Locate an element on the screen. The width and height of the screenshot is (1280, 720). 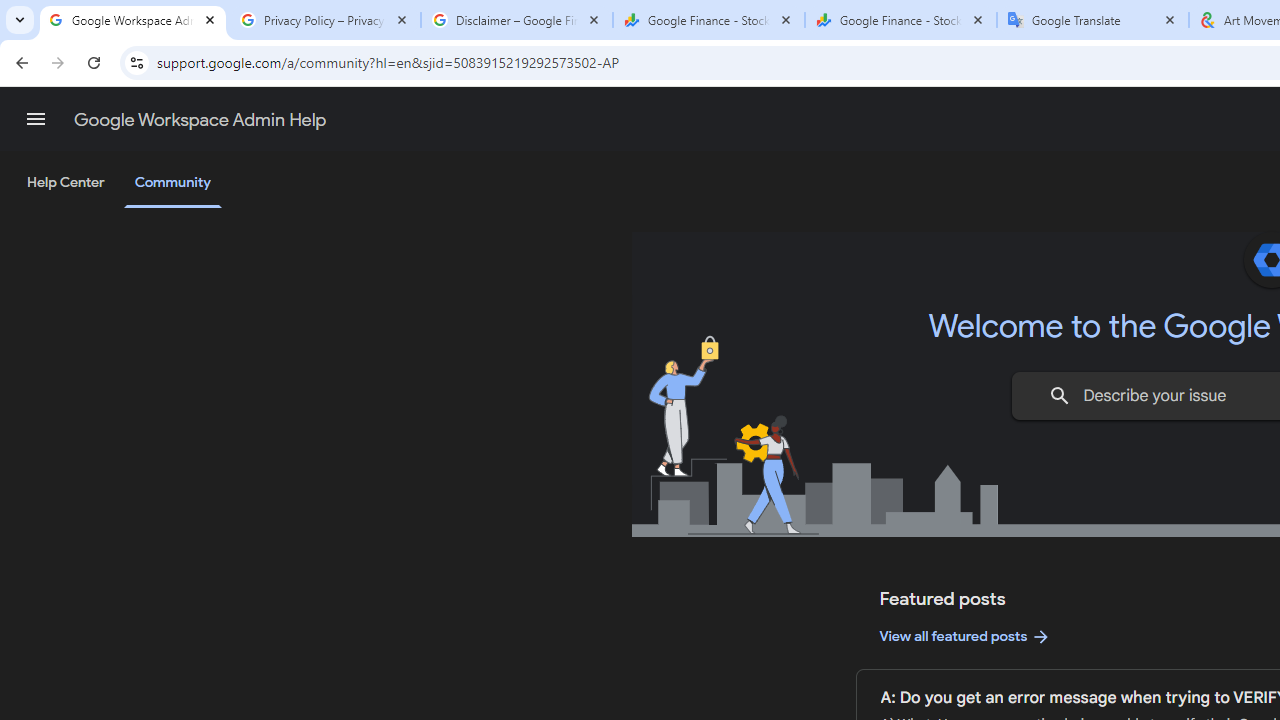
'Community' is located at coordinates (172, 183).